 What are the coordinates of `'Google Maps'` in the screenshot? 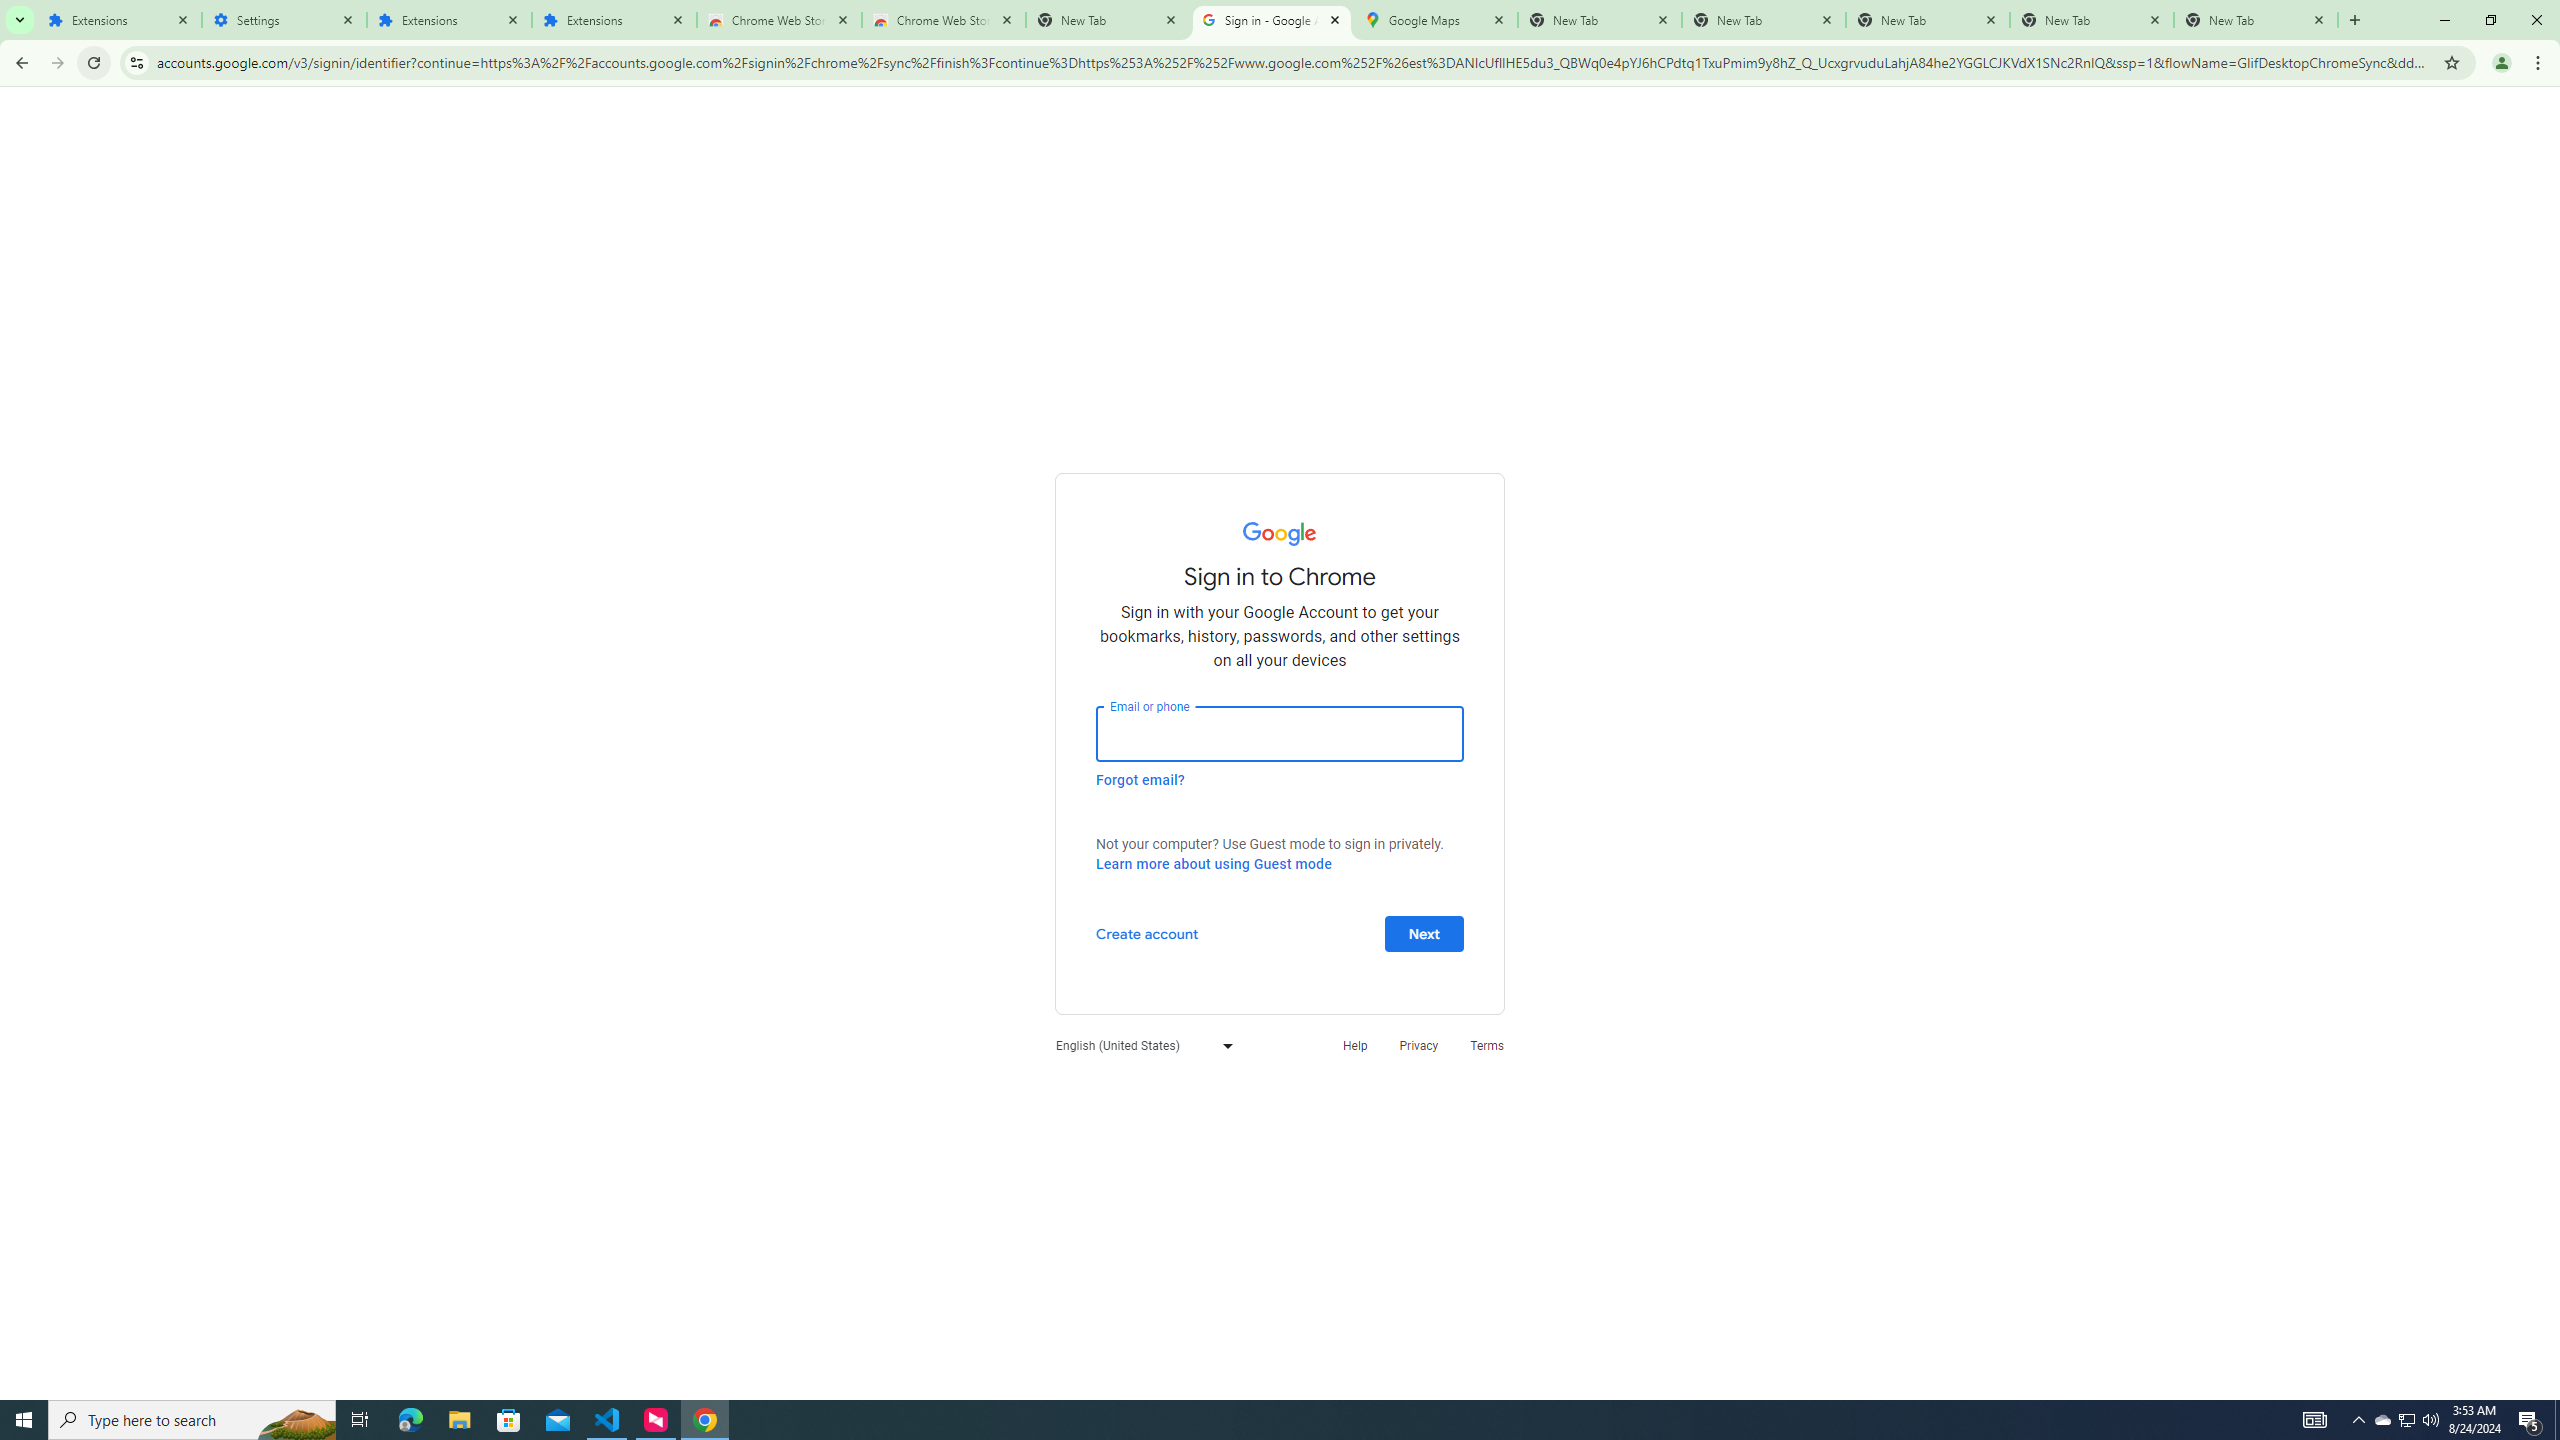 It's located at (1434, 19).